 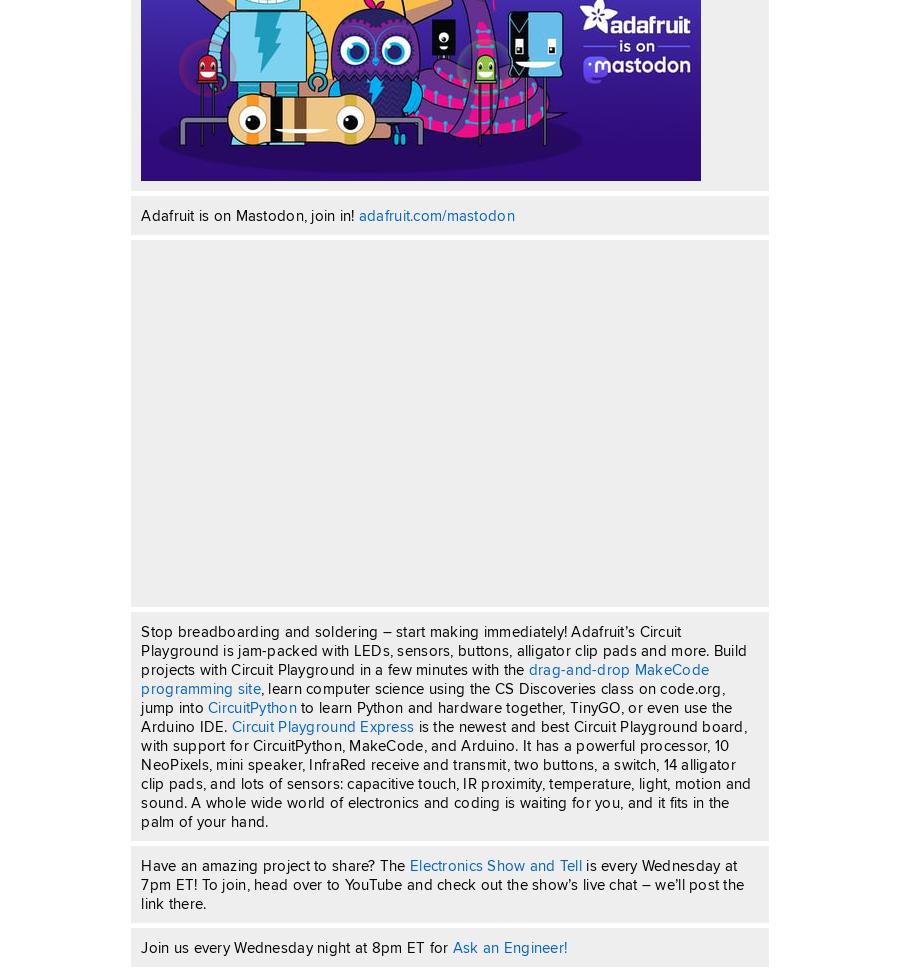 I want to click on 'Have an amazing project to share? The', so click(x=141, y=864).